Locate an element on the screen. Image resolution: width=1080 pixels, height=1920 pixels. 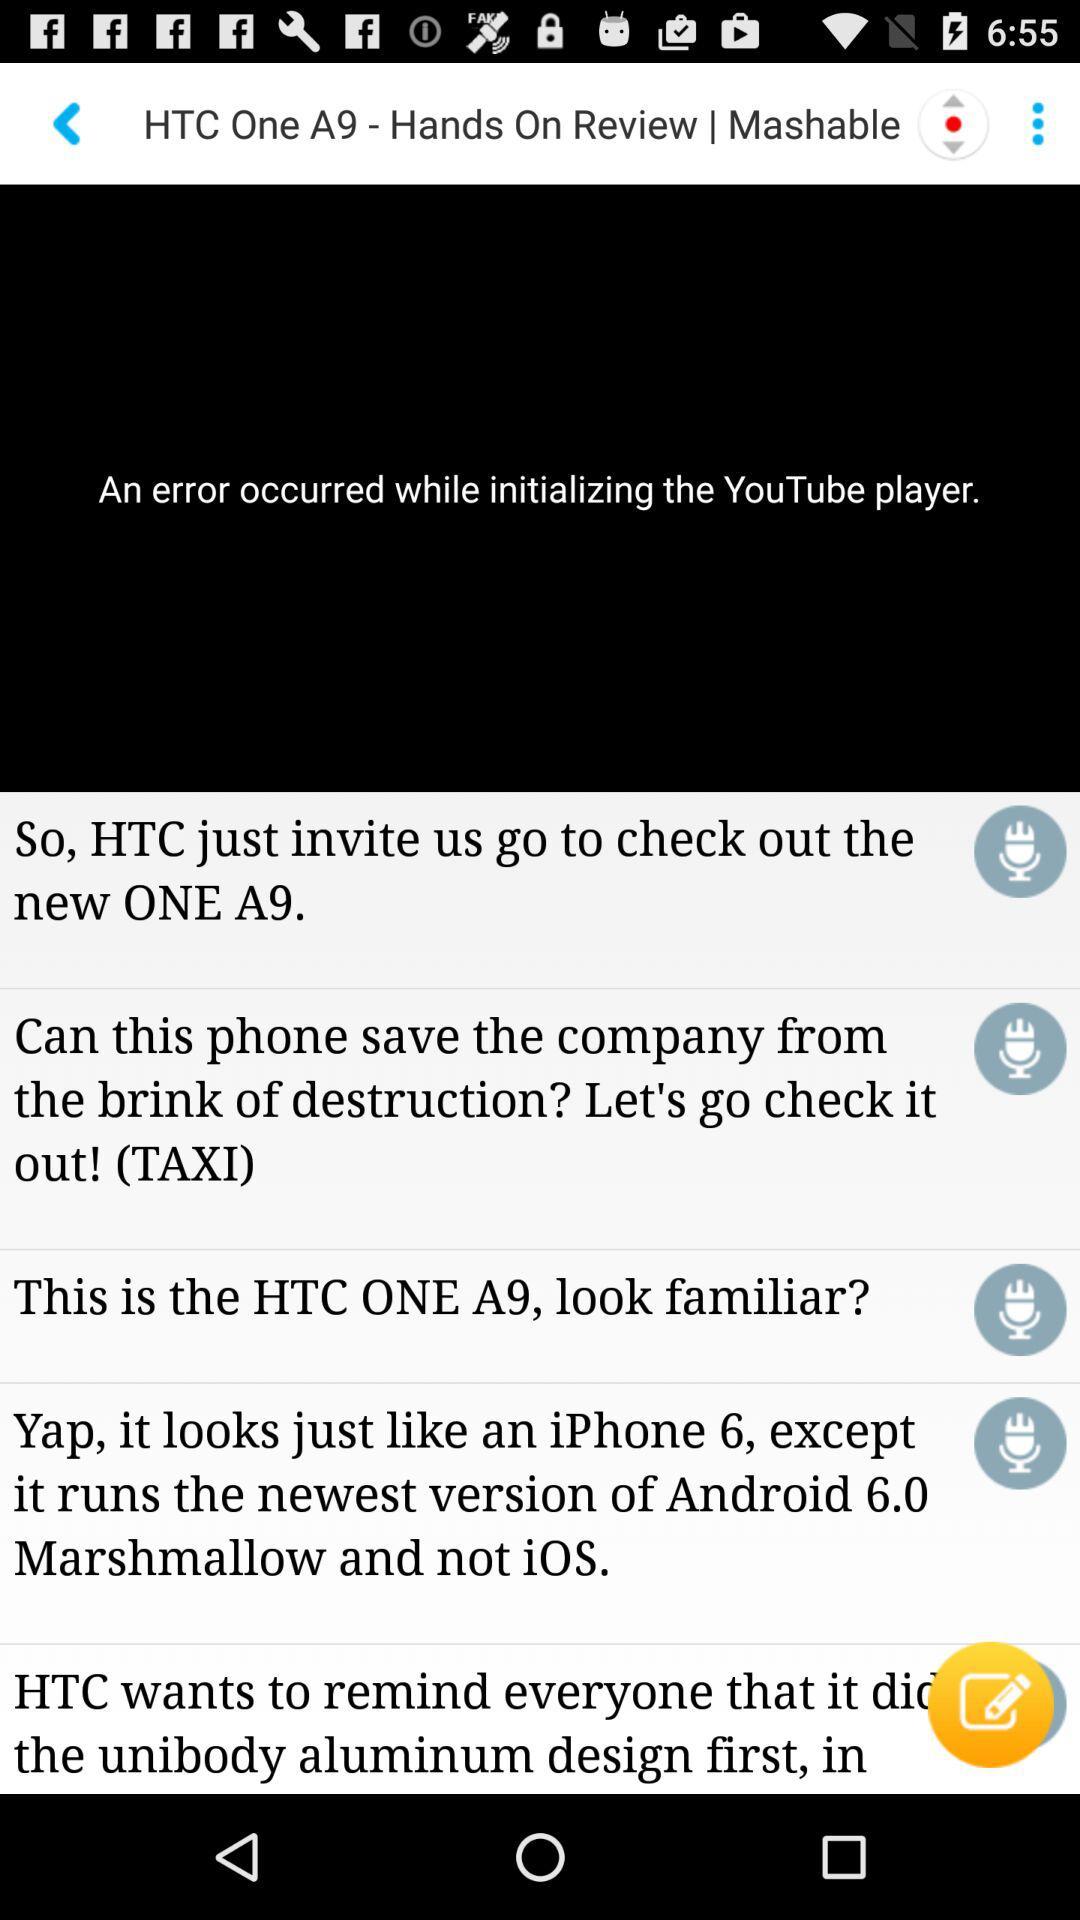
write message is located at coordinates (1020, 1703).